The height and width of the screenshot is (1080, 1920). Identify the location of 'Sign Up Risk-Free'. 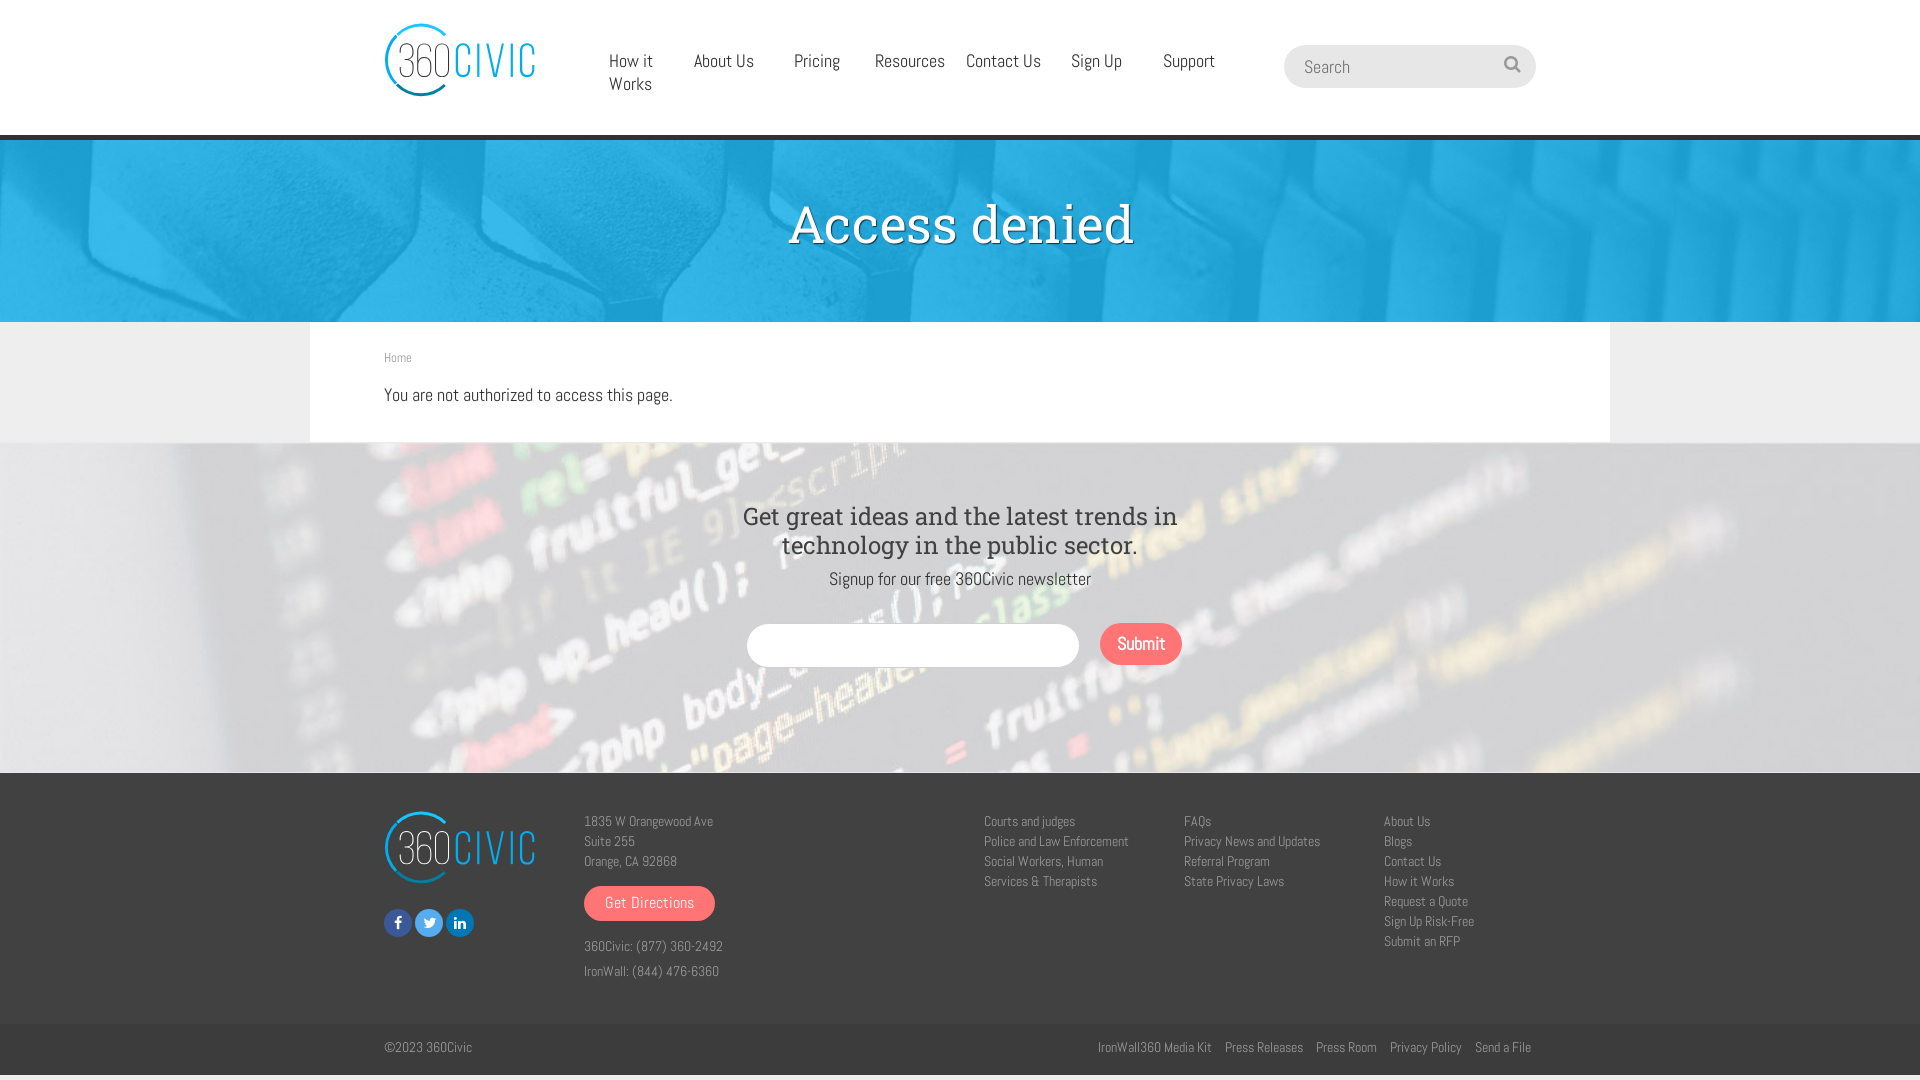
(1428, 921).